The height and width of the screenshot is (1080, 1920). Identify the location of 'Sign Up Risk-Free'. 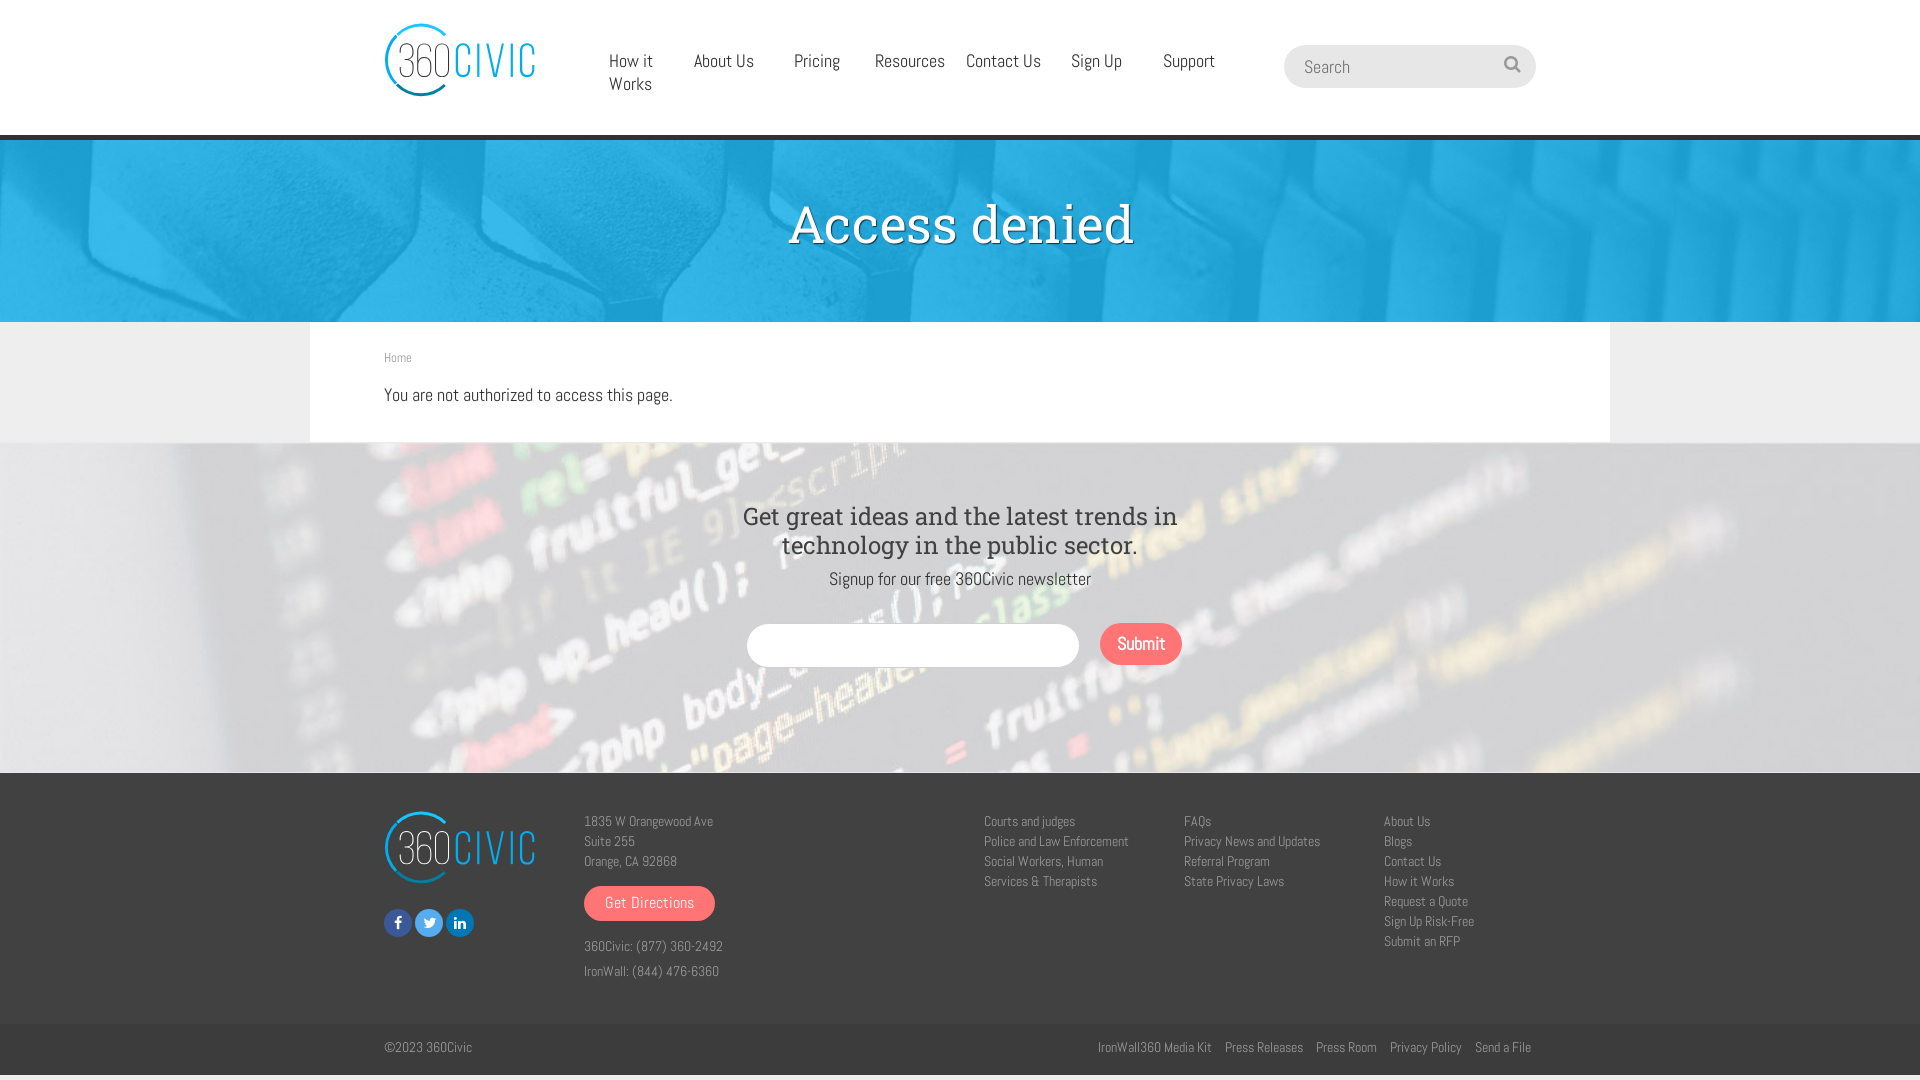
(1428, 921).